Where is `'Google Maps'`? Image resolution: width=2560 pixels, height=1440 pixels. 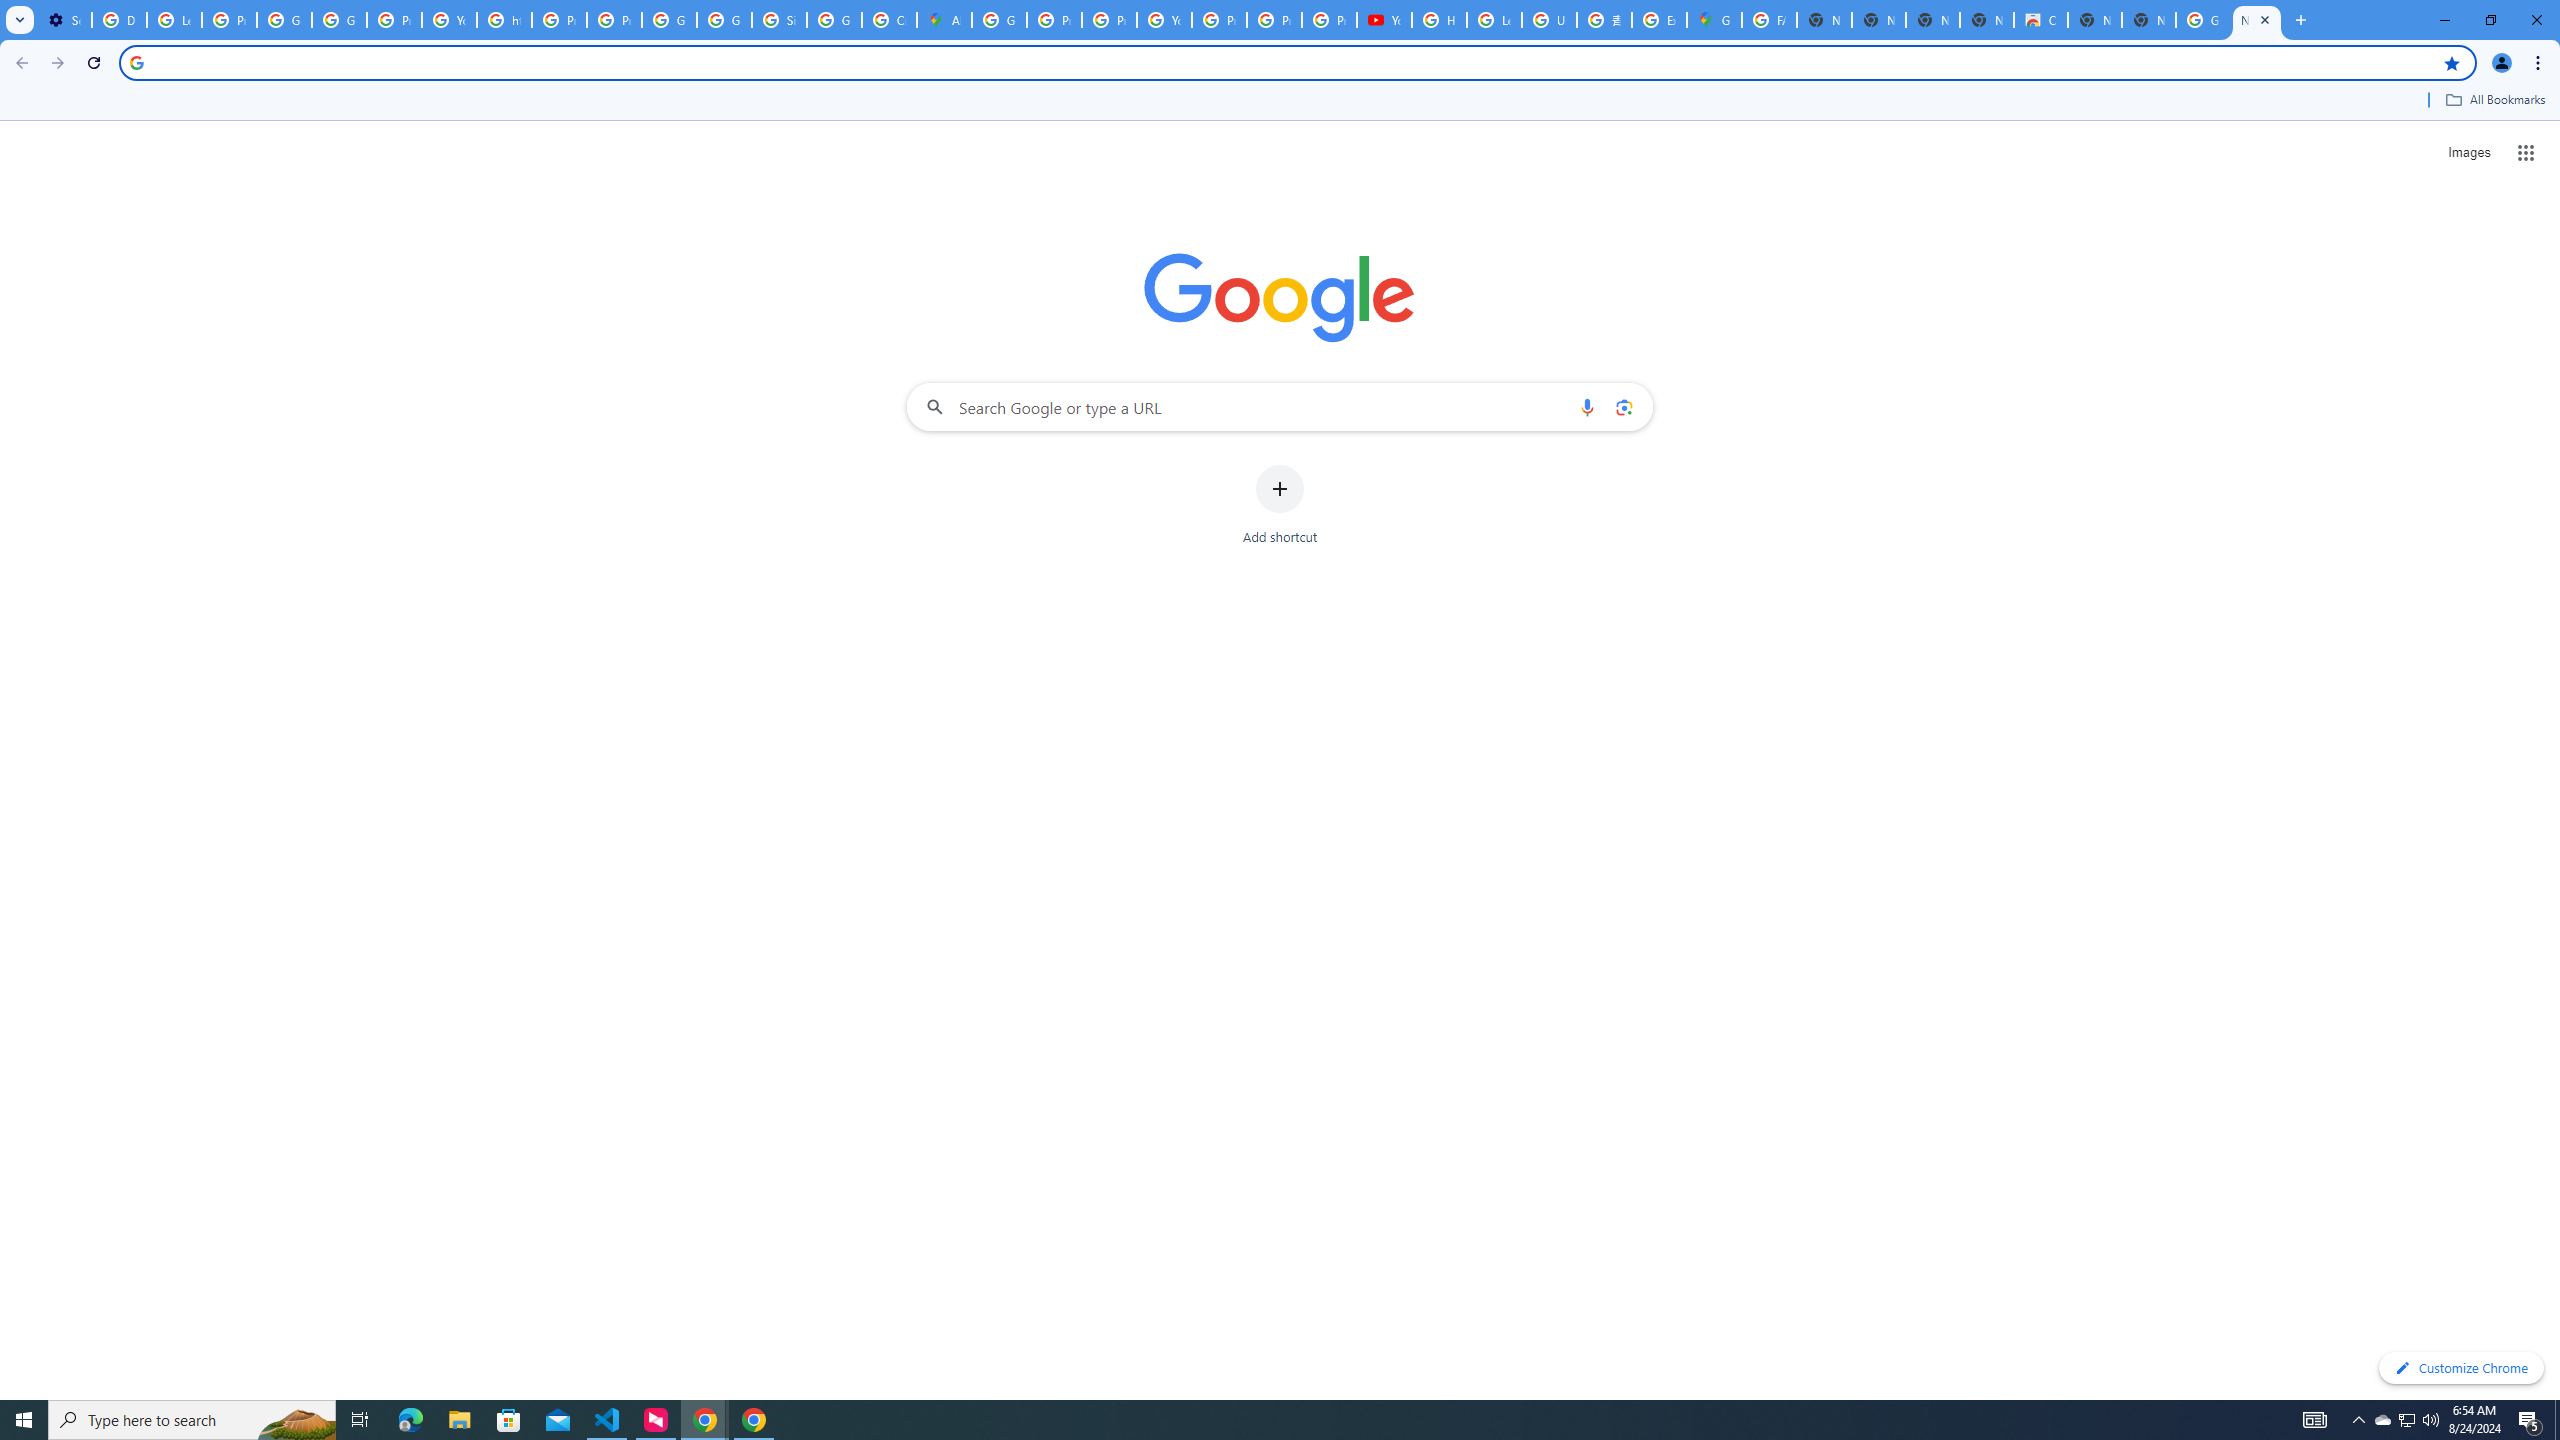 'Google Maps' is located at coordinates (1712, 19).